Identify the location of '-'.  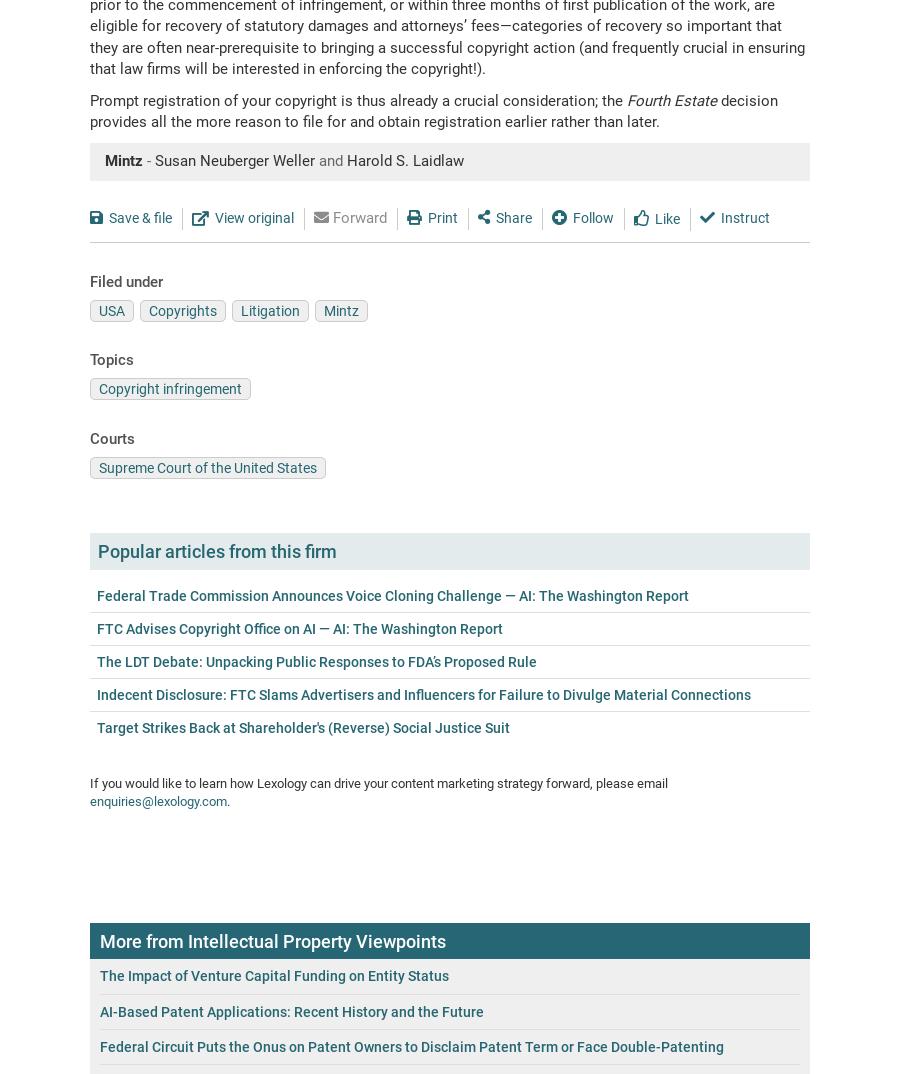
(149, 159).